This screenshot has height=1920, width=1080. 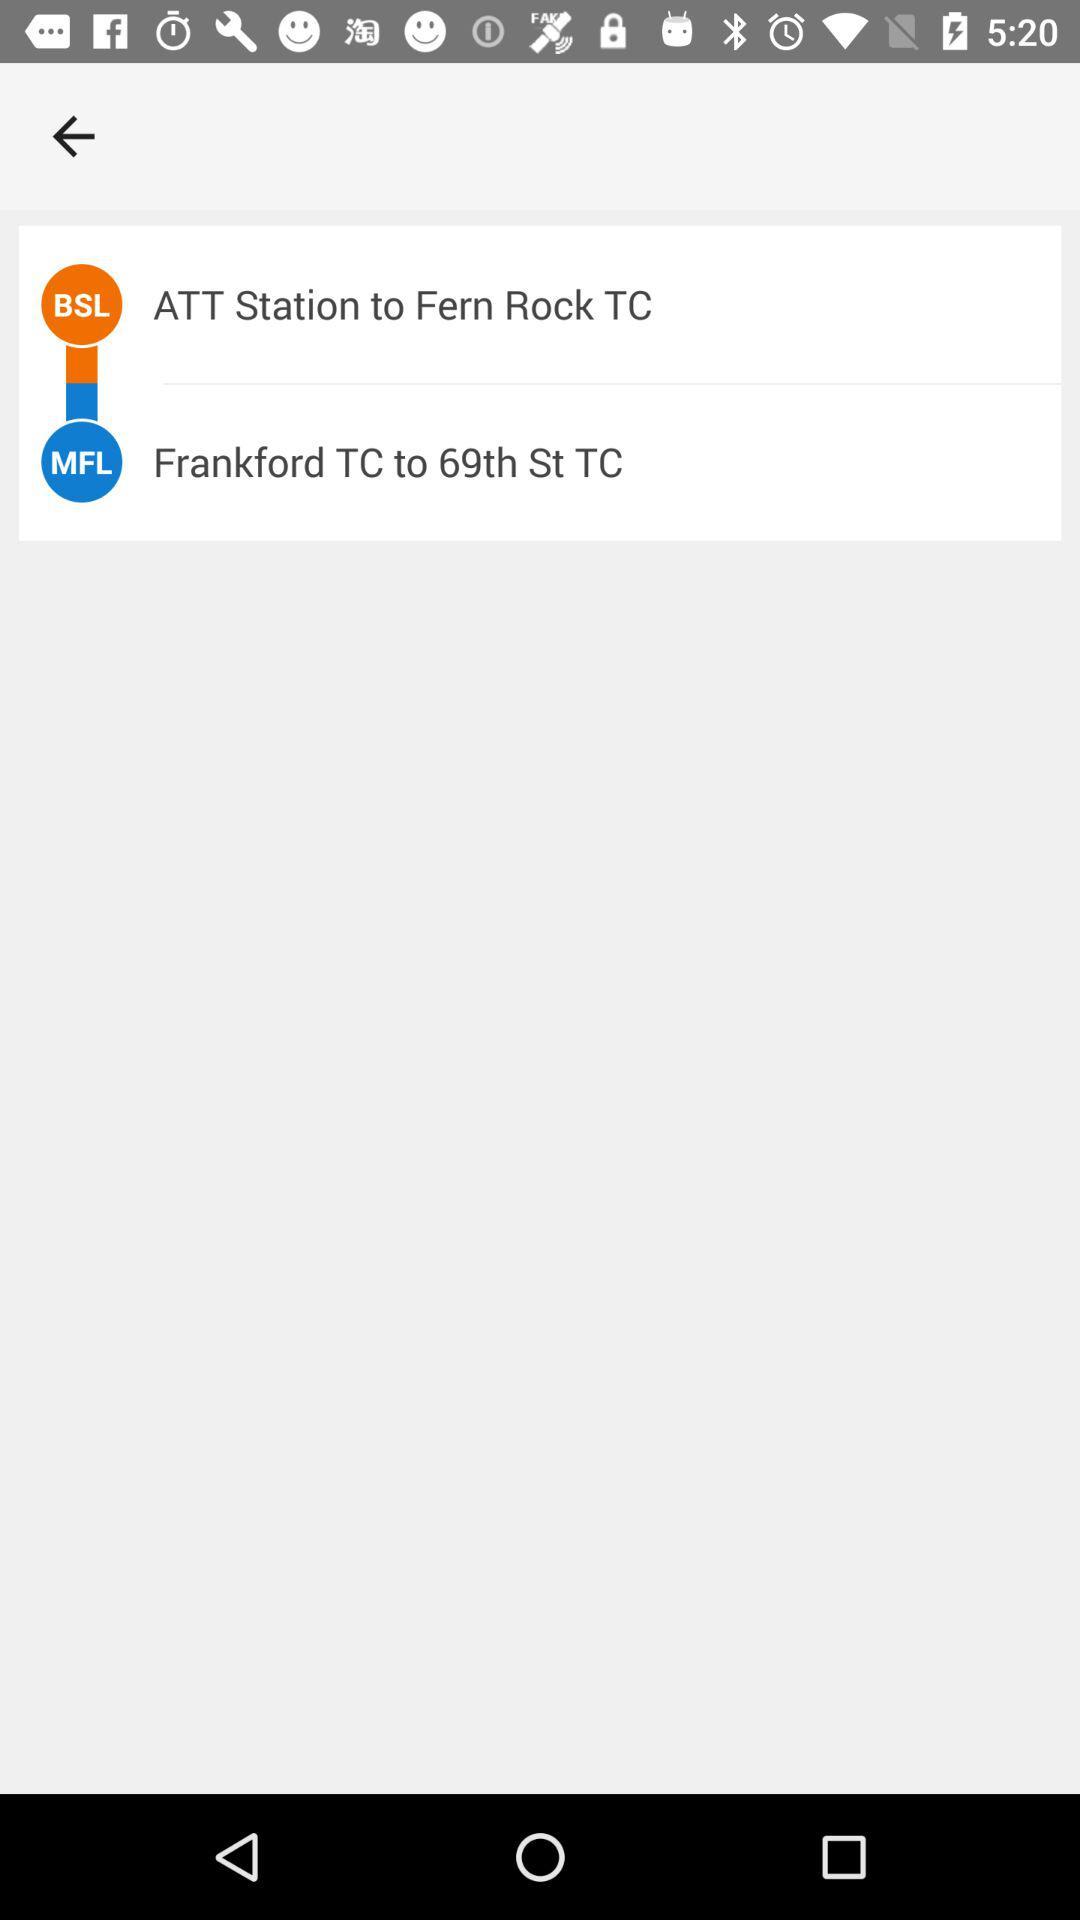 What do you see at coordinates (80, 303) in the screenshot?
I see `bsl icon` at bounding box center [80, 303].